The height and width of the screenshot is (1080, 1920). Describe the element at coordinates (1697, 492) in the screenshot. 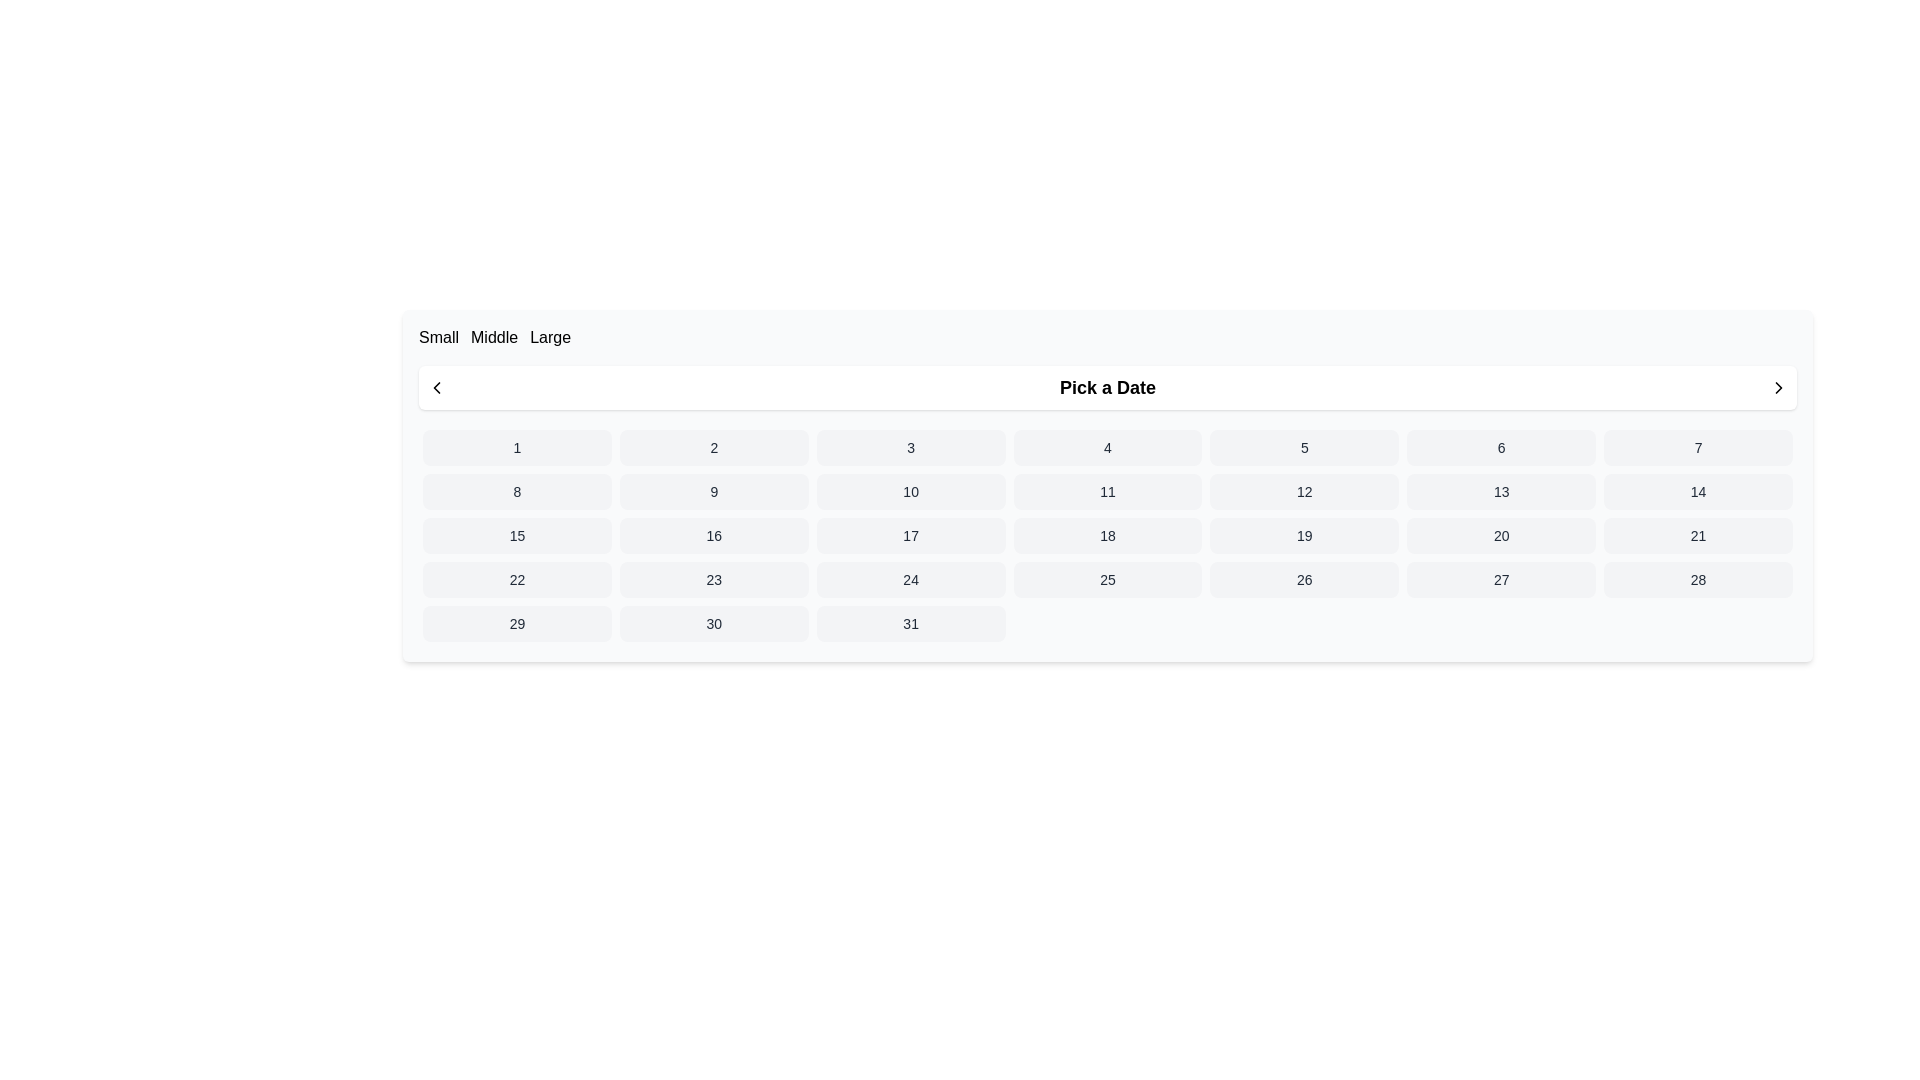

I see `the rounded rectangular button displaying the number '14' to observe its color changes` at that location.